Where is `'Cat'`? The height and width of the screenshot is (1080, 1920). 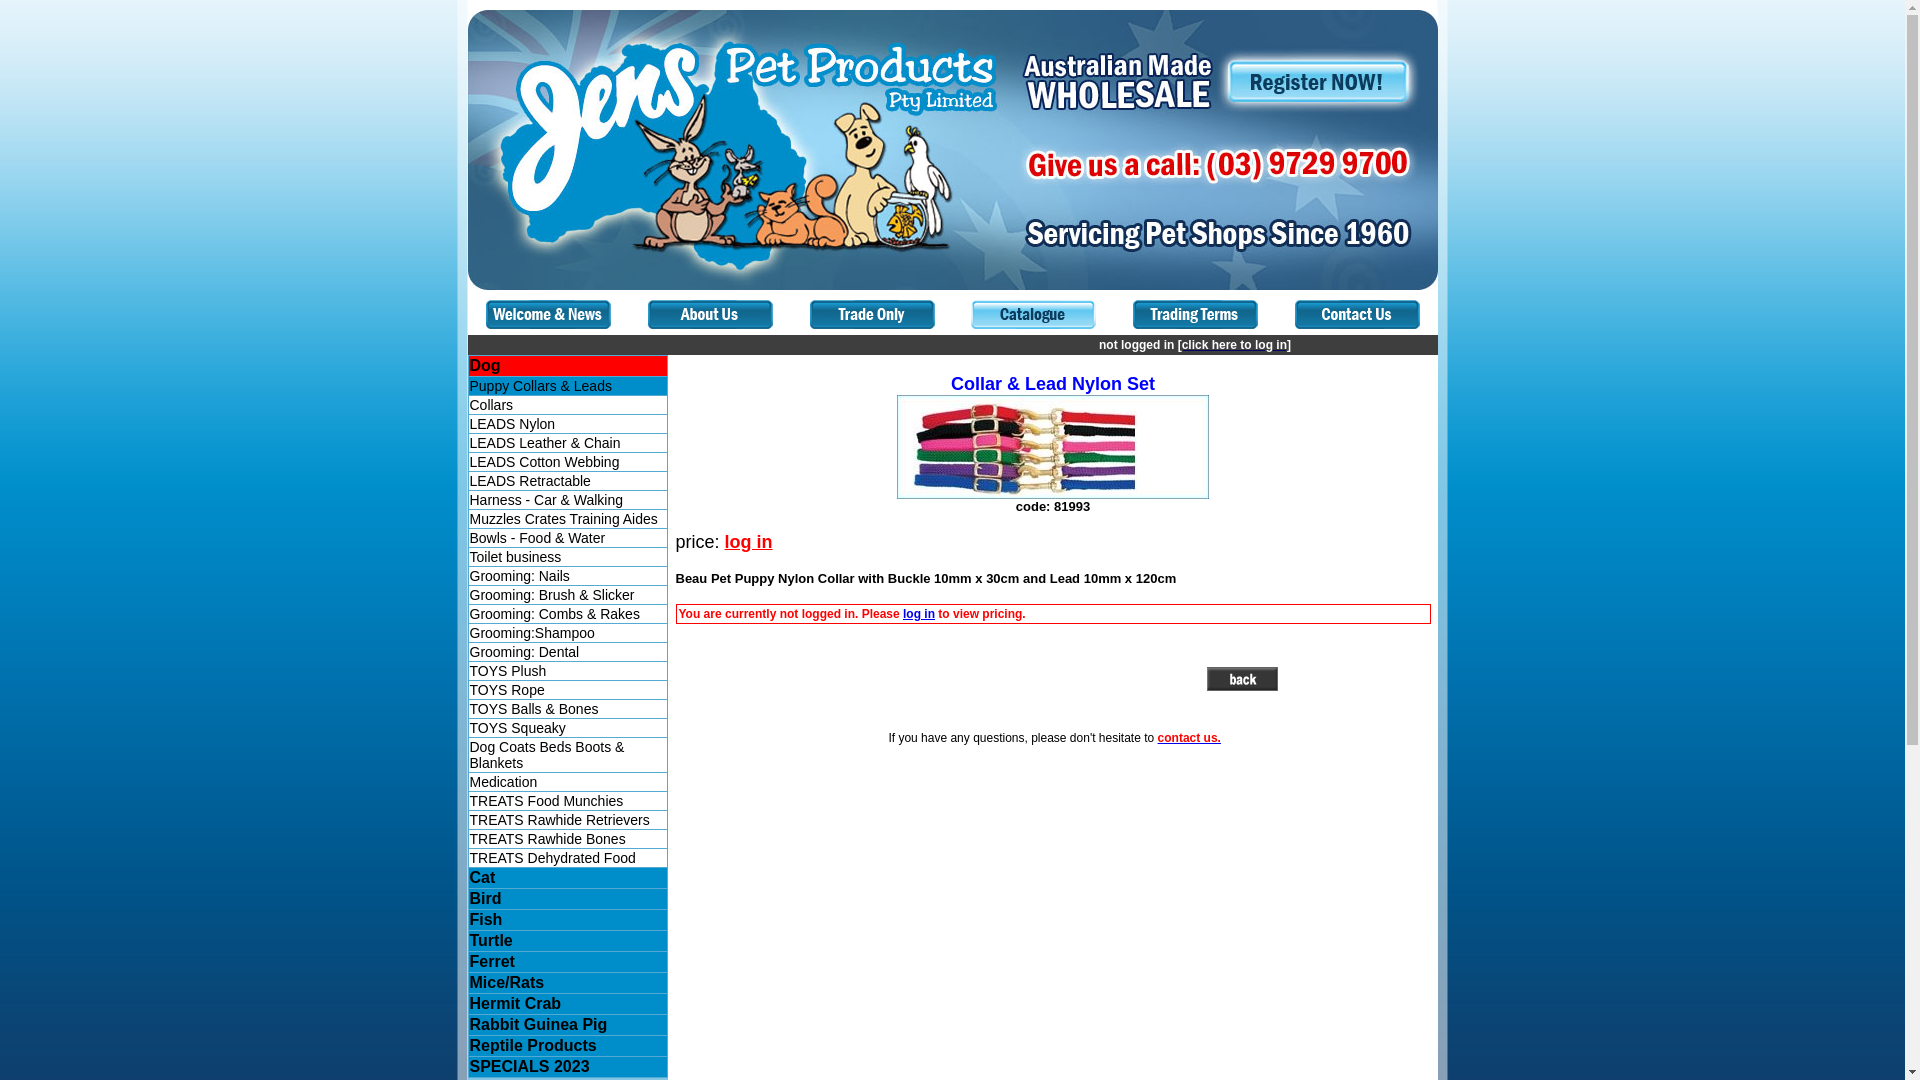 'Cat' is located at coordinates (483, 876).